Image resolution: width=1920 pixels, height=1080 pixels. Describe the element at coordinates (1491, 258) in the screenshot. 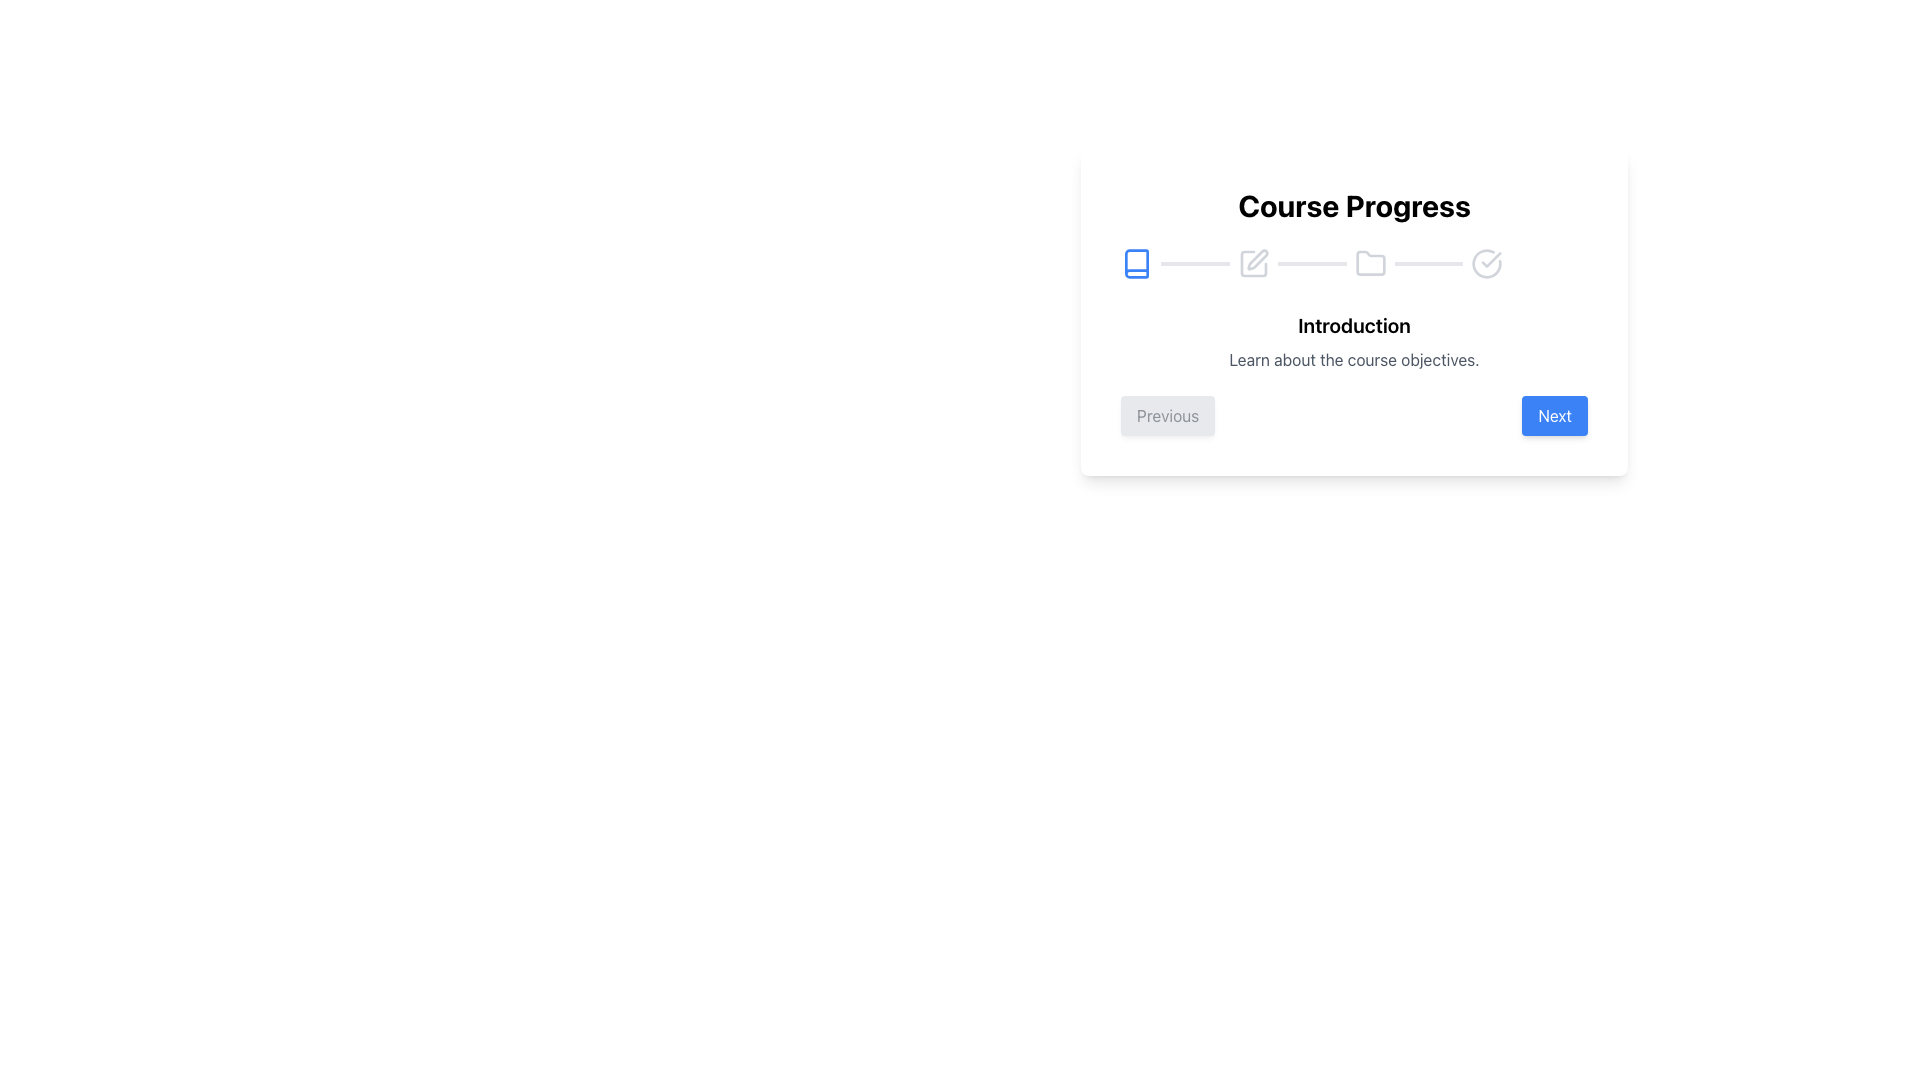

I see `the vector graphic element that indicates the completion of the associated step in the progress tracker, located inside the rightmost circular icon in the 'Course Progress' section` at that location.